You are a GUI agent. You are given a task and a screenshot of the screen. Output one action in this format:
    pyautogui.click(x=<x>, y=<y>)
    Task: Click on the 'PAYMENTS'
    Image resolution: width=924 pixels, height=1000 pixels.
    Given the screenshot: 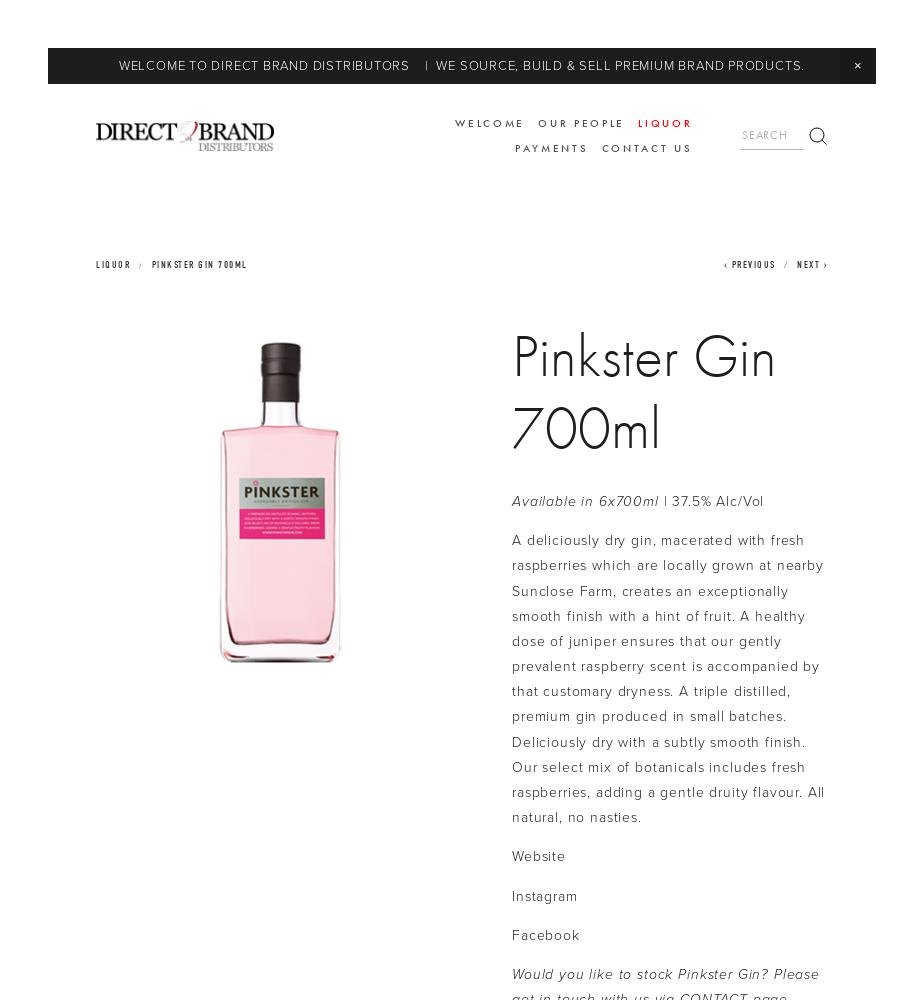 What is the action you would take?
    pyautogui.click(x=551, y=147)
    